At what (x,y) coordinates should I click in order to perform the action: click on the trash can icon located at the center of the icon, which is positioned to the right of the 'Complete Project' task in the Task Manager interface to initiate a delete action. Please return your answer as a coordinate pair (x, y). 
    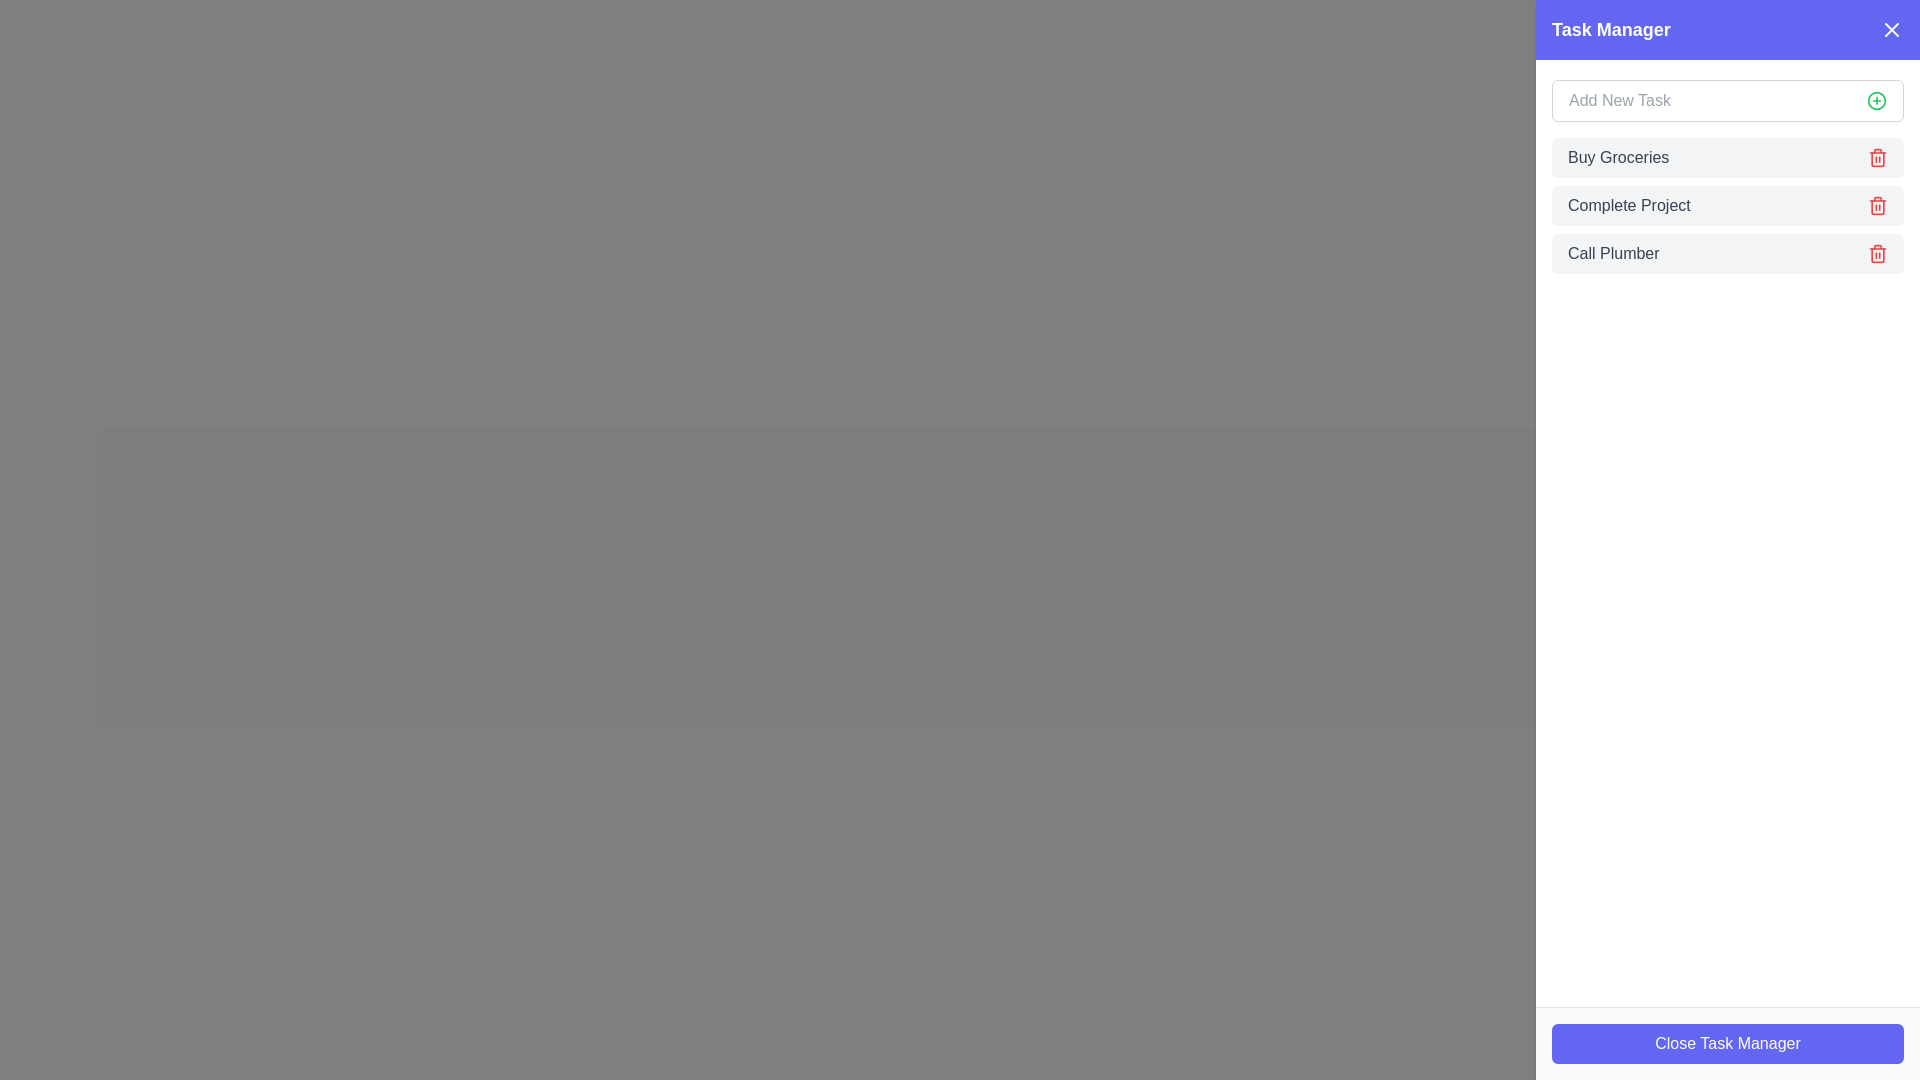
    Looking at the image, I should click on (1876, 207).